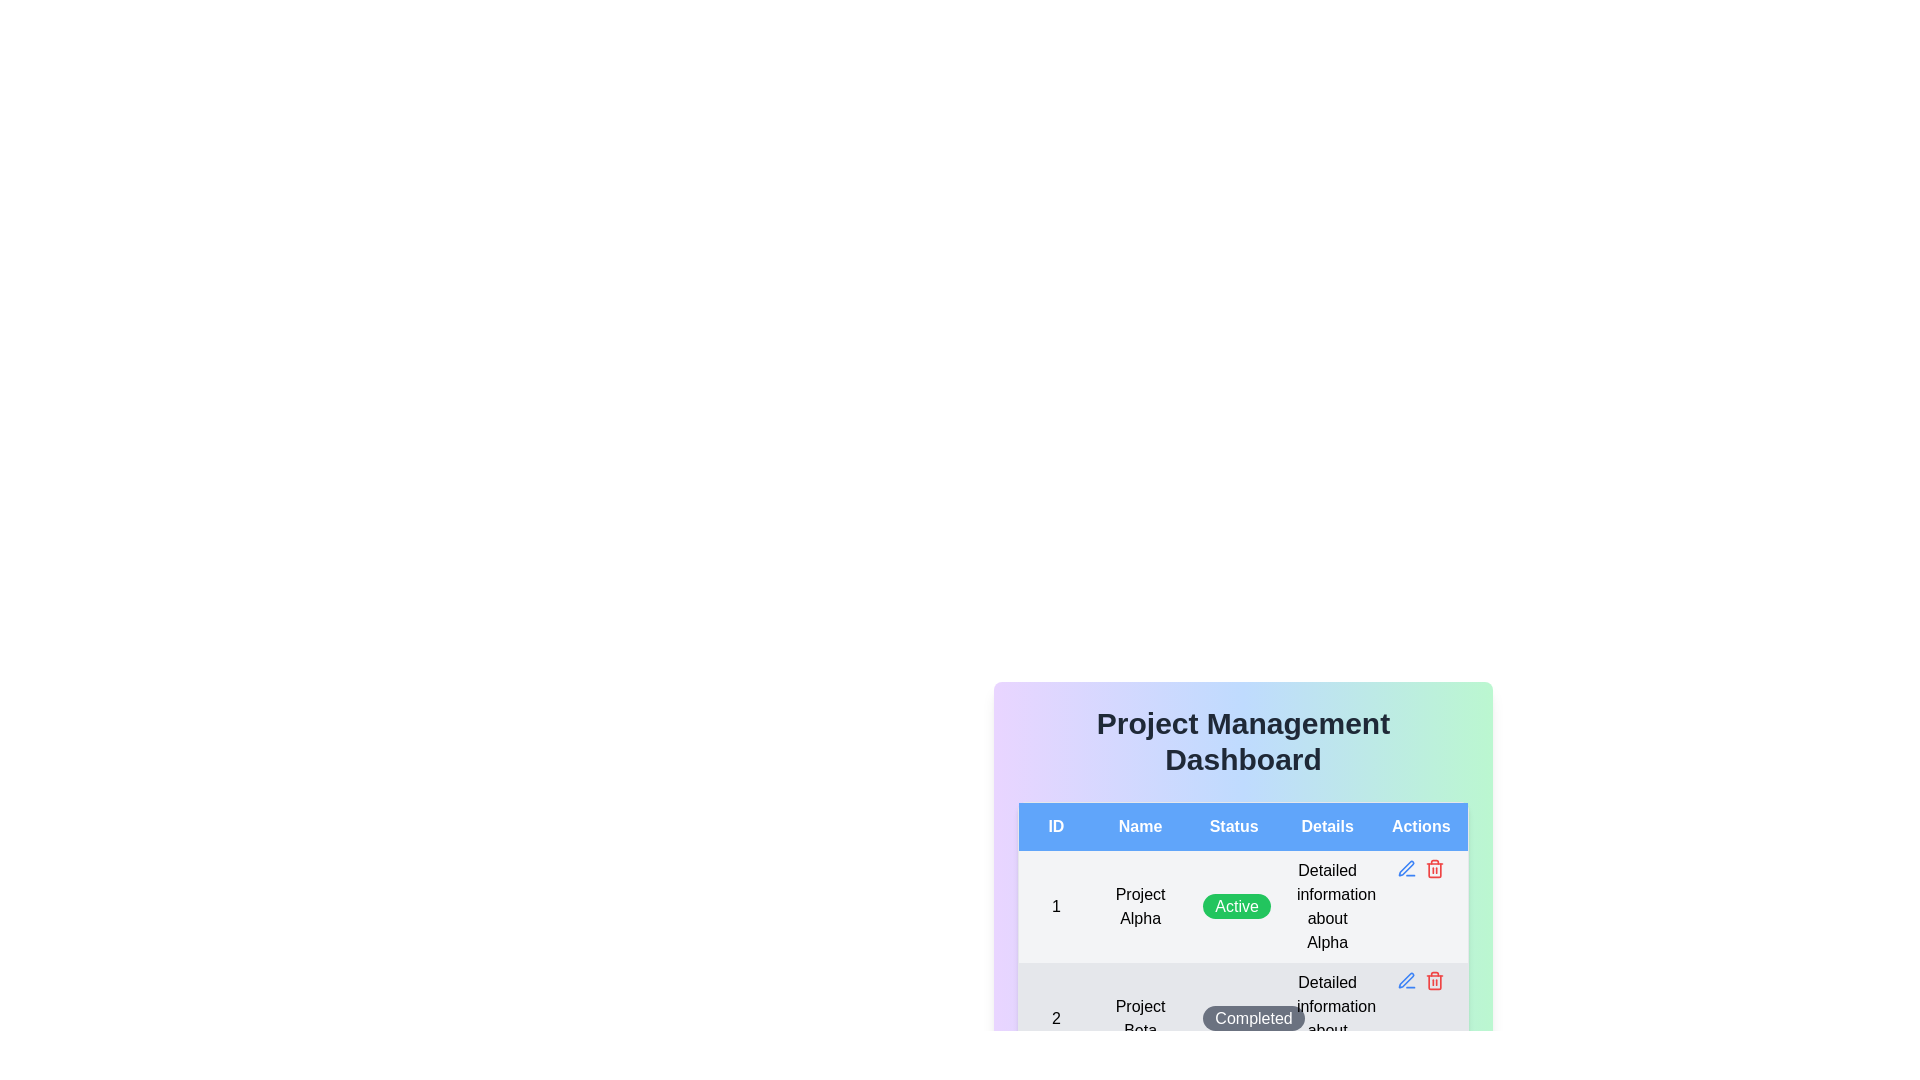 This screenshot has width=1920, height=1080. Describe the element at coordinates (1233, 826) in the screenshot. I see `the 'Status' text label, which is displayed in white font on a blue rectangular background and is the third item in a horizontal row of column headers in a table layout` at that location.